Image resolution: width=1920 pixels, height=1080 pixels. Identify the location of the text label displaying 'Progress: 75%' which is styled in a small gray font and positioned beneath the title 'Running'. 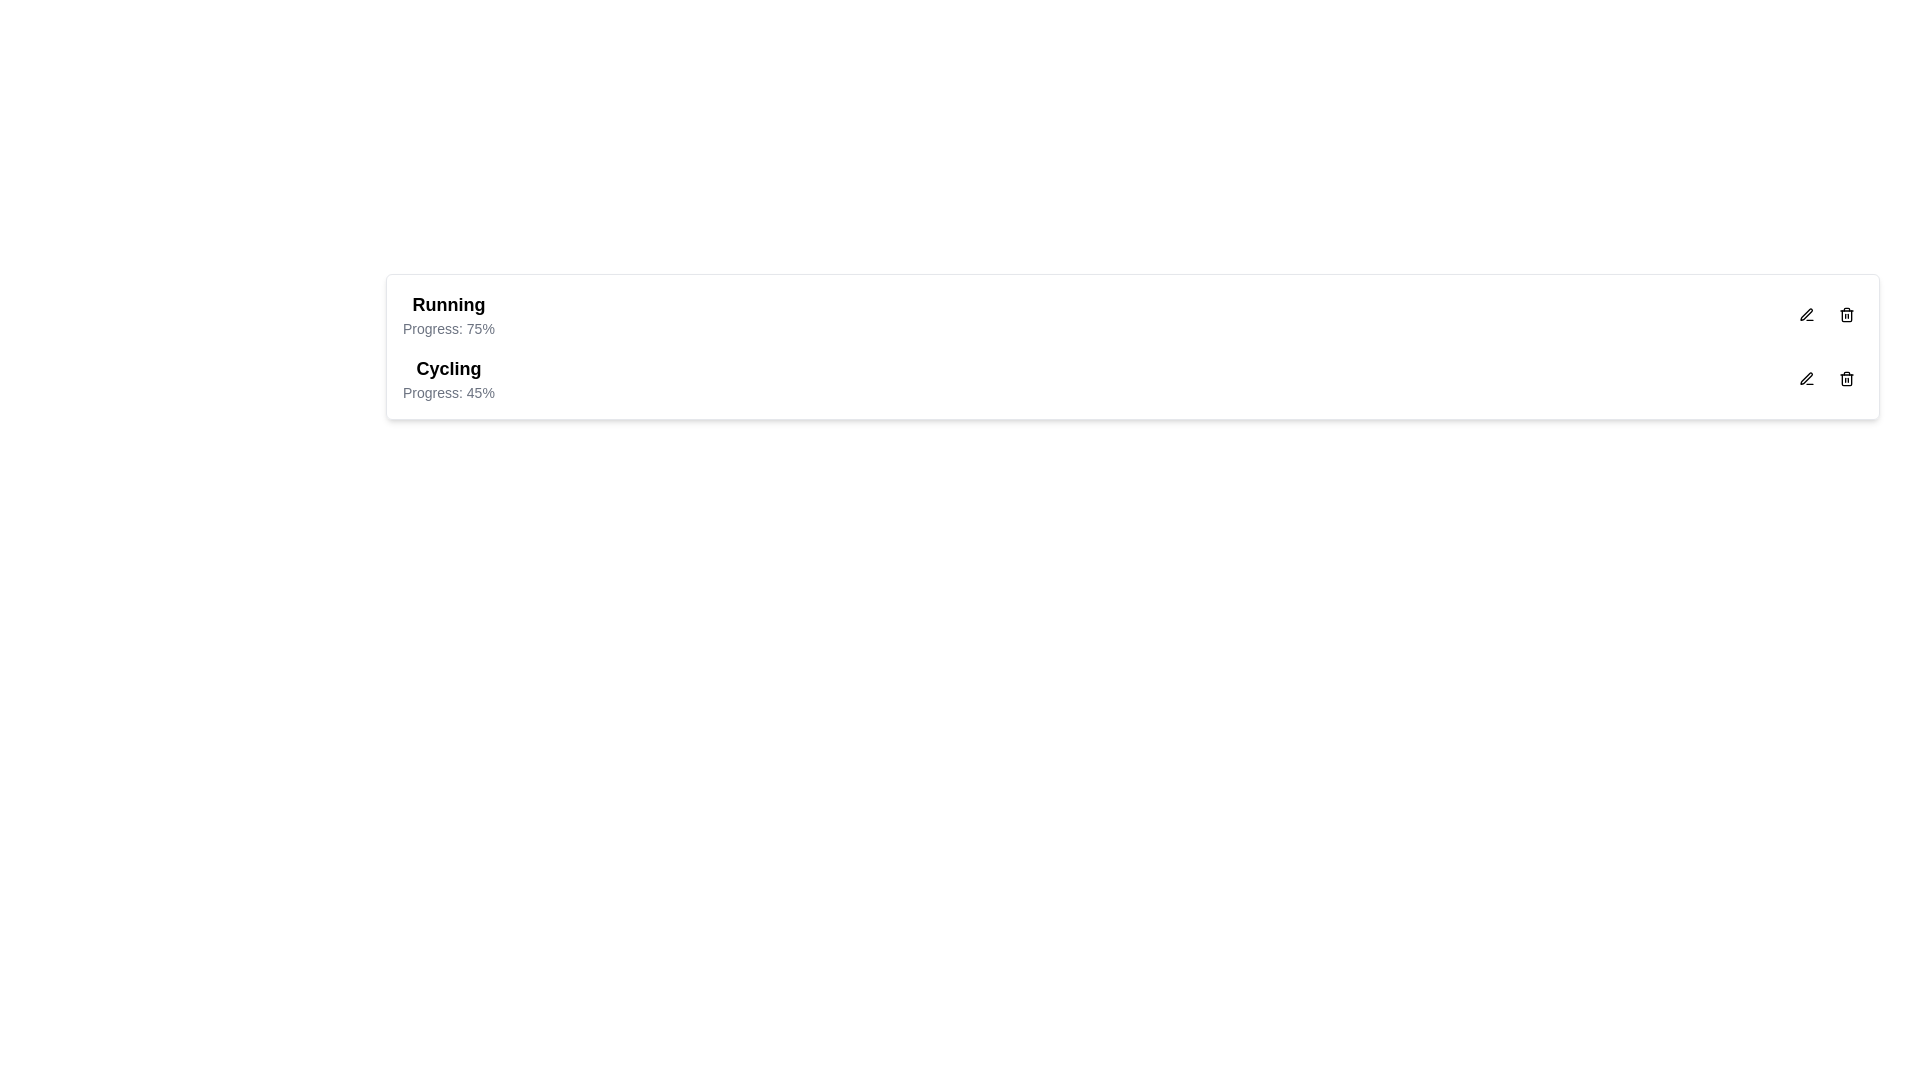
(447, 327).